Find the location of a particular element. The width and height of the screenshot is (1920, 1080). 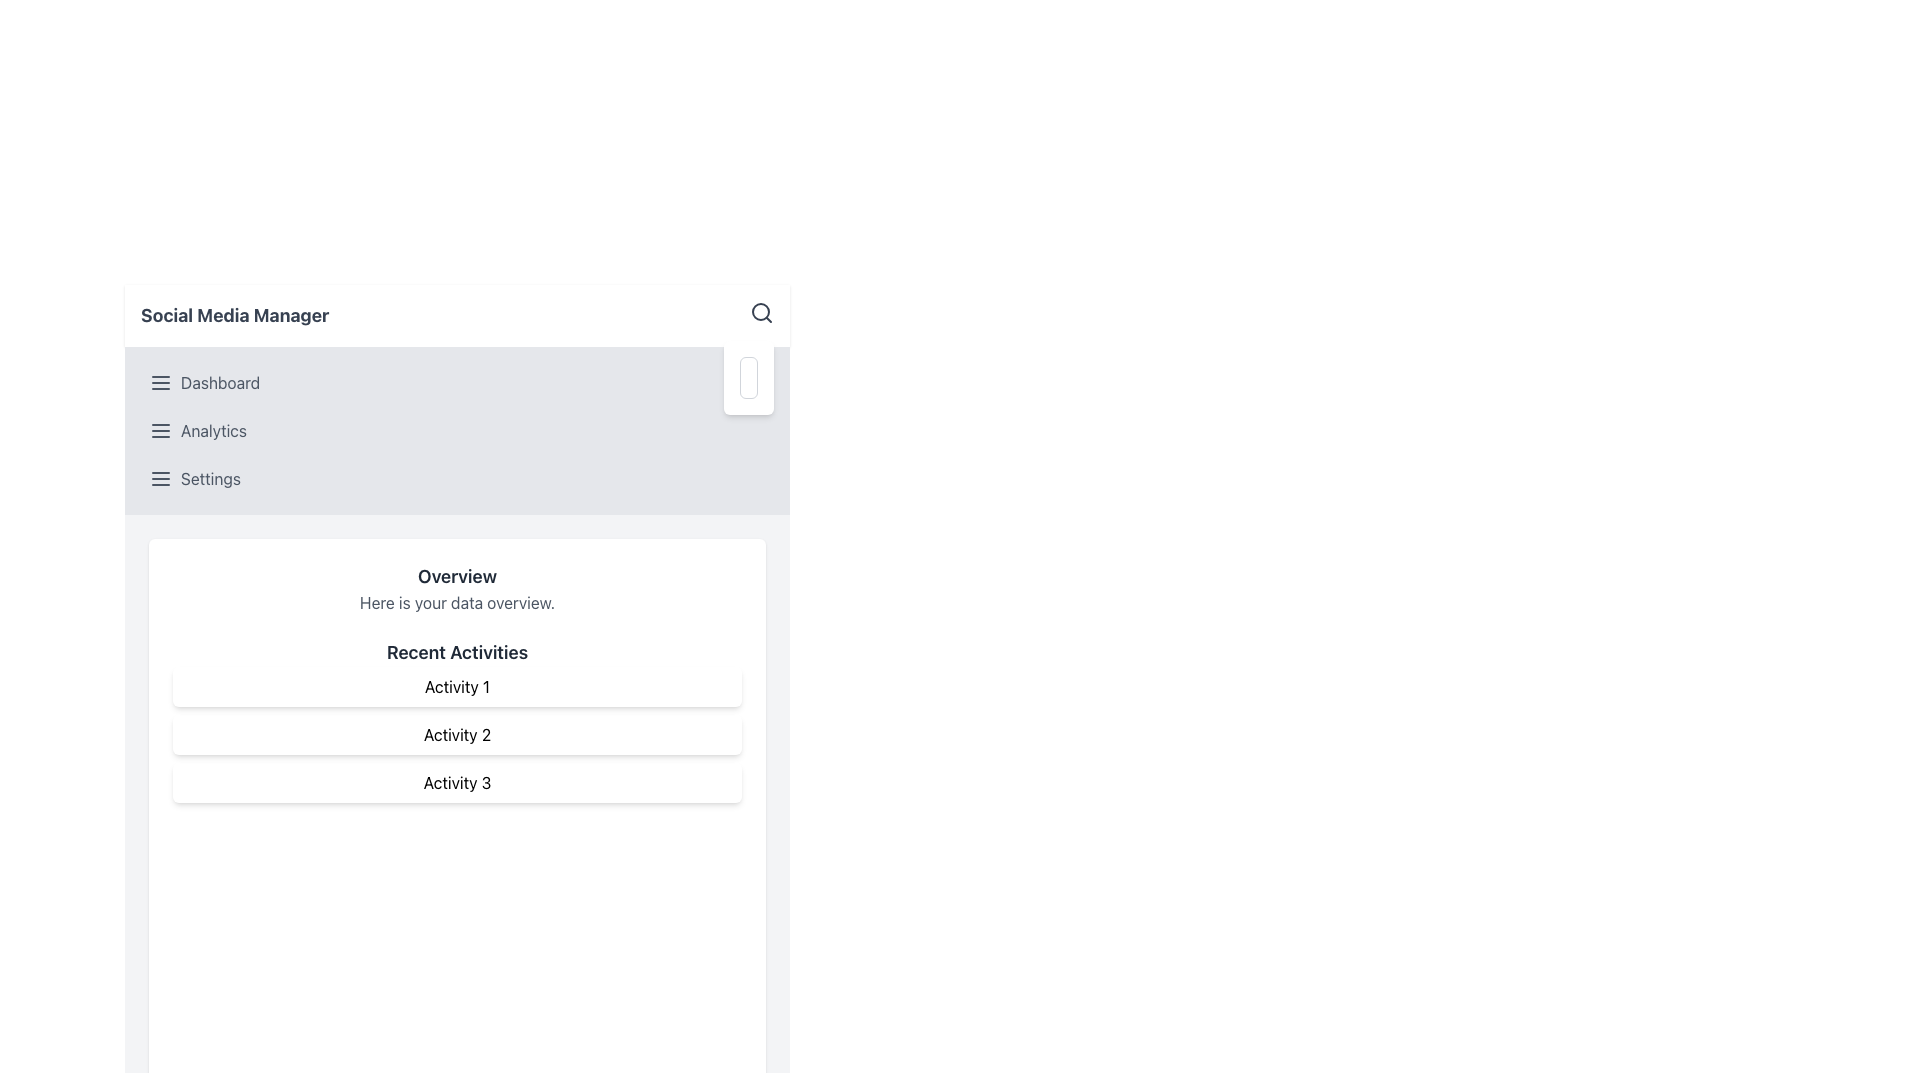

the SVG icon with a 'hamburger menu' design that indicates the 'Dashboard' menu option, located to the left of the text 'Dashboard' in the top-left navigation menu is located at coordinates (161, 382).